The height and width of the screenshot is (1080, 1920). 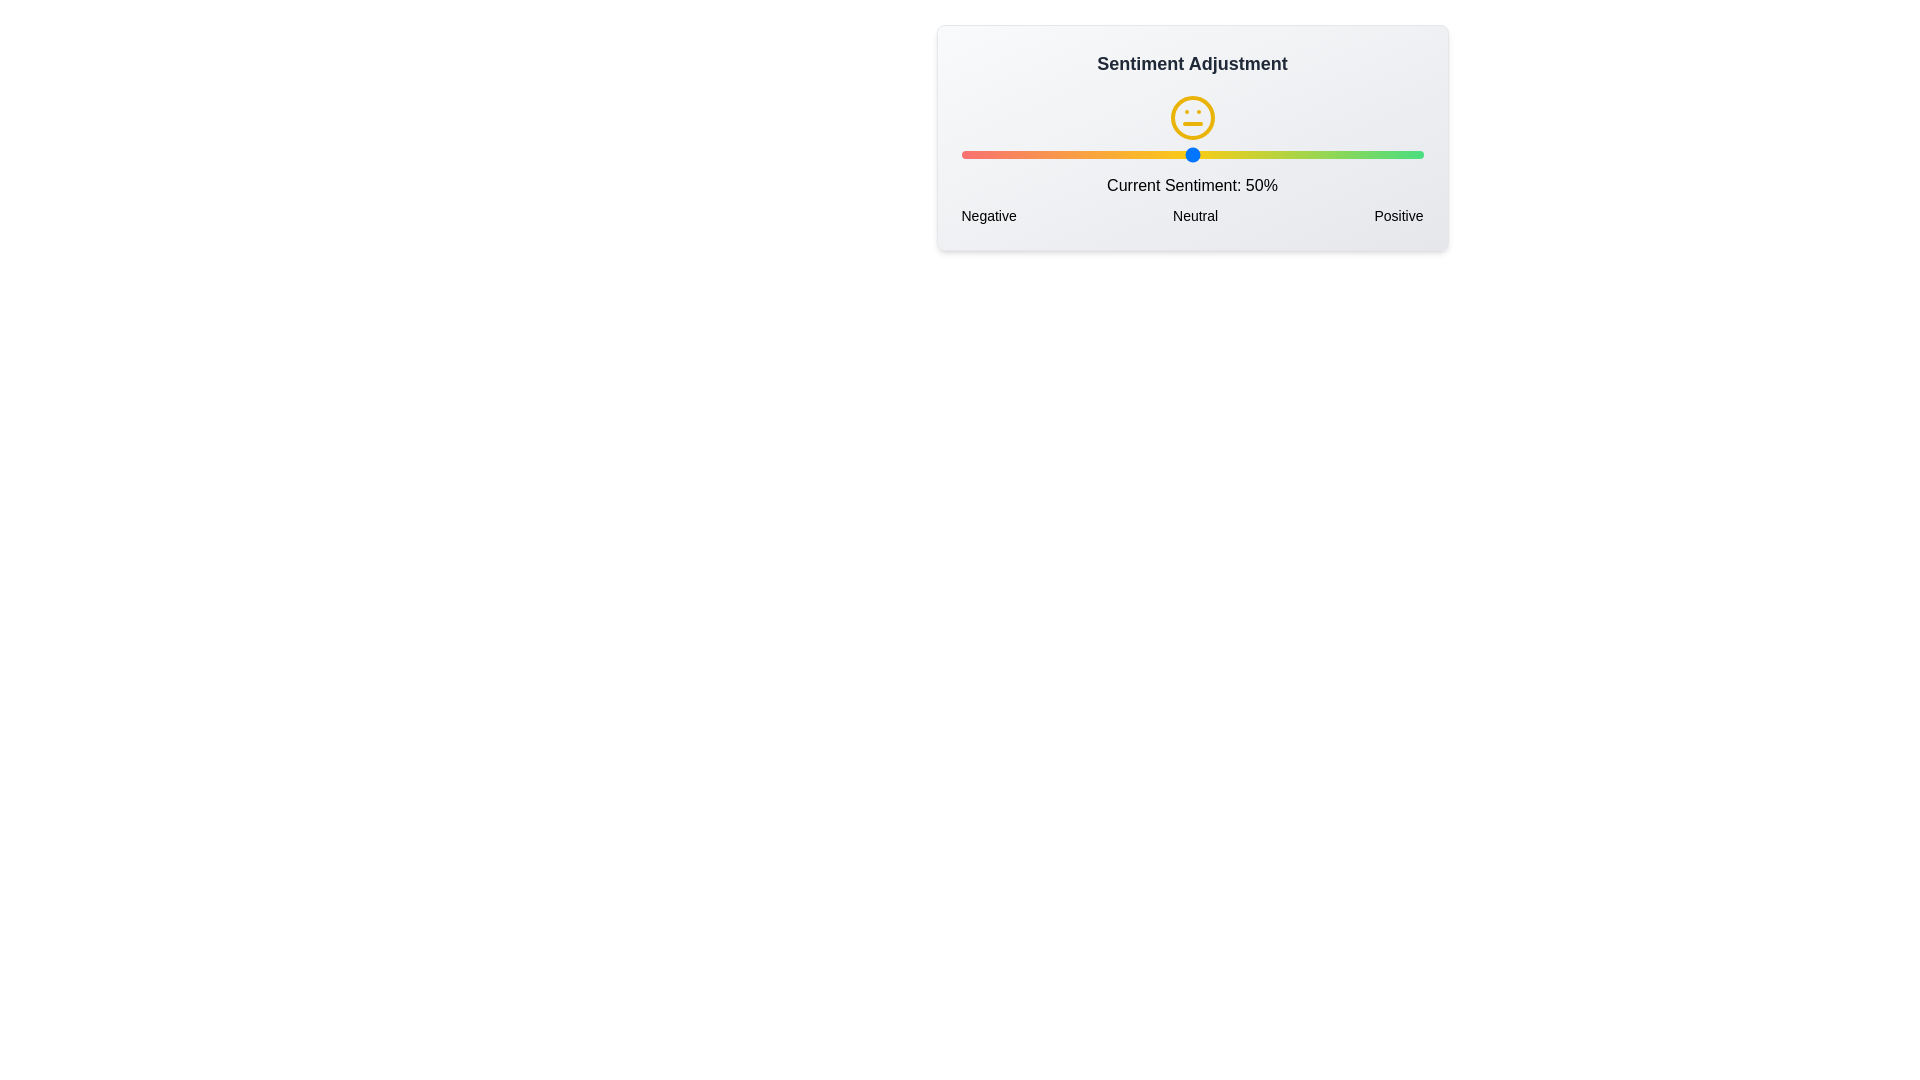 I want to click on the sentiment slider to 25%, so click(x=1075, y=153).